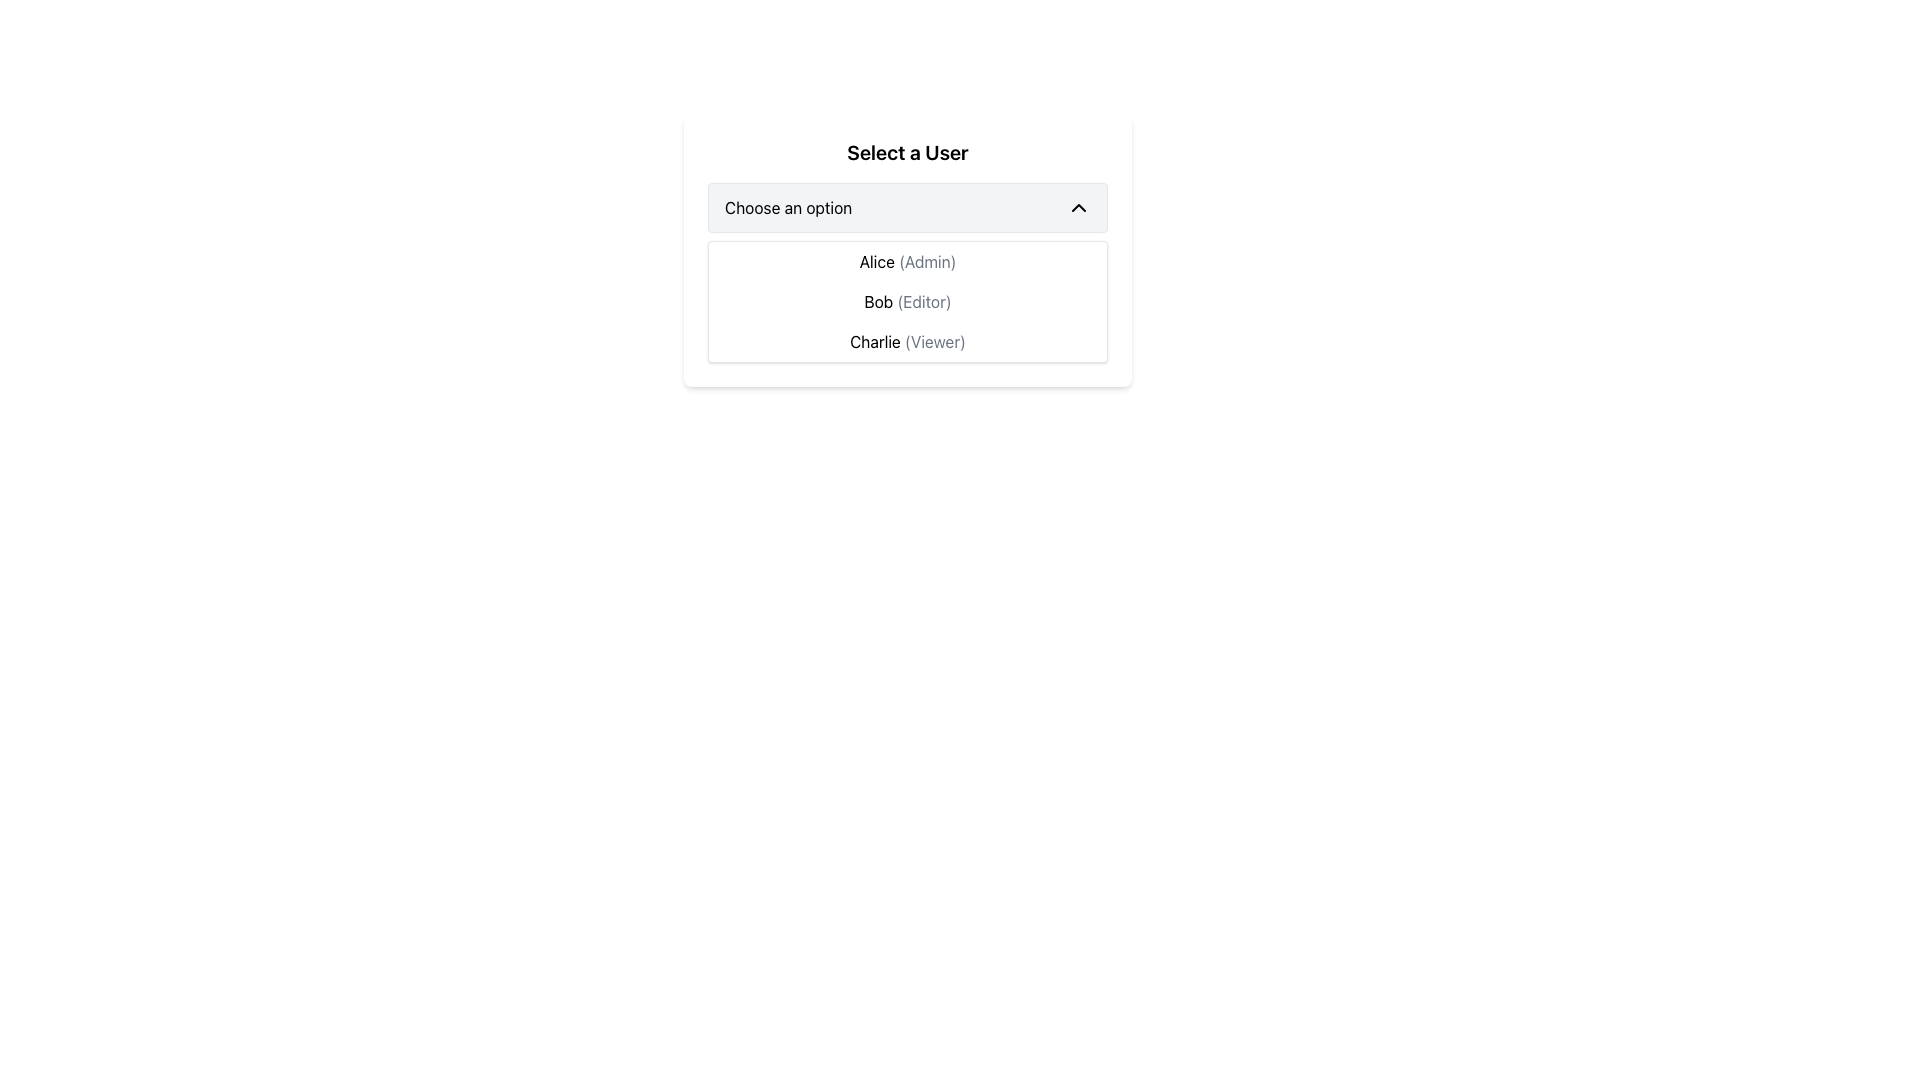  Describe the element at coordinates (906, 261) in the screenshot. I see `the first entry in the dropdown list labeled 'Select a User', which allows the user to select 'Alice (Admin)'` at that location.